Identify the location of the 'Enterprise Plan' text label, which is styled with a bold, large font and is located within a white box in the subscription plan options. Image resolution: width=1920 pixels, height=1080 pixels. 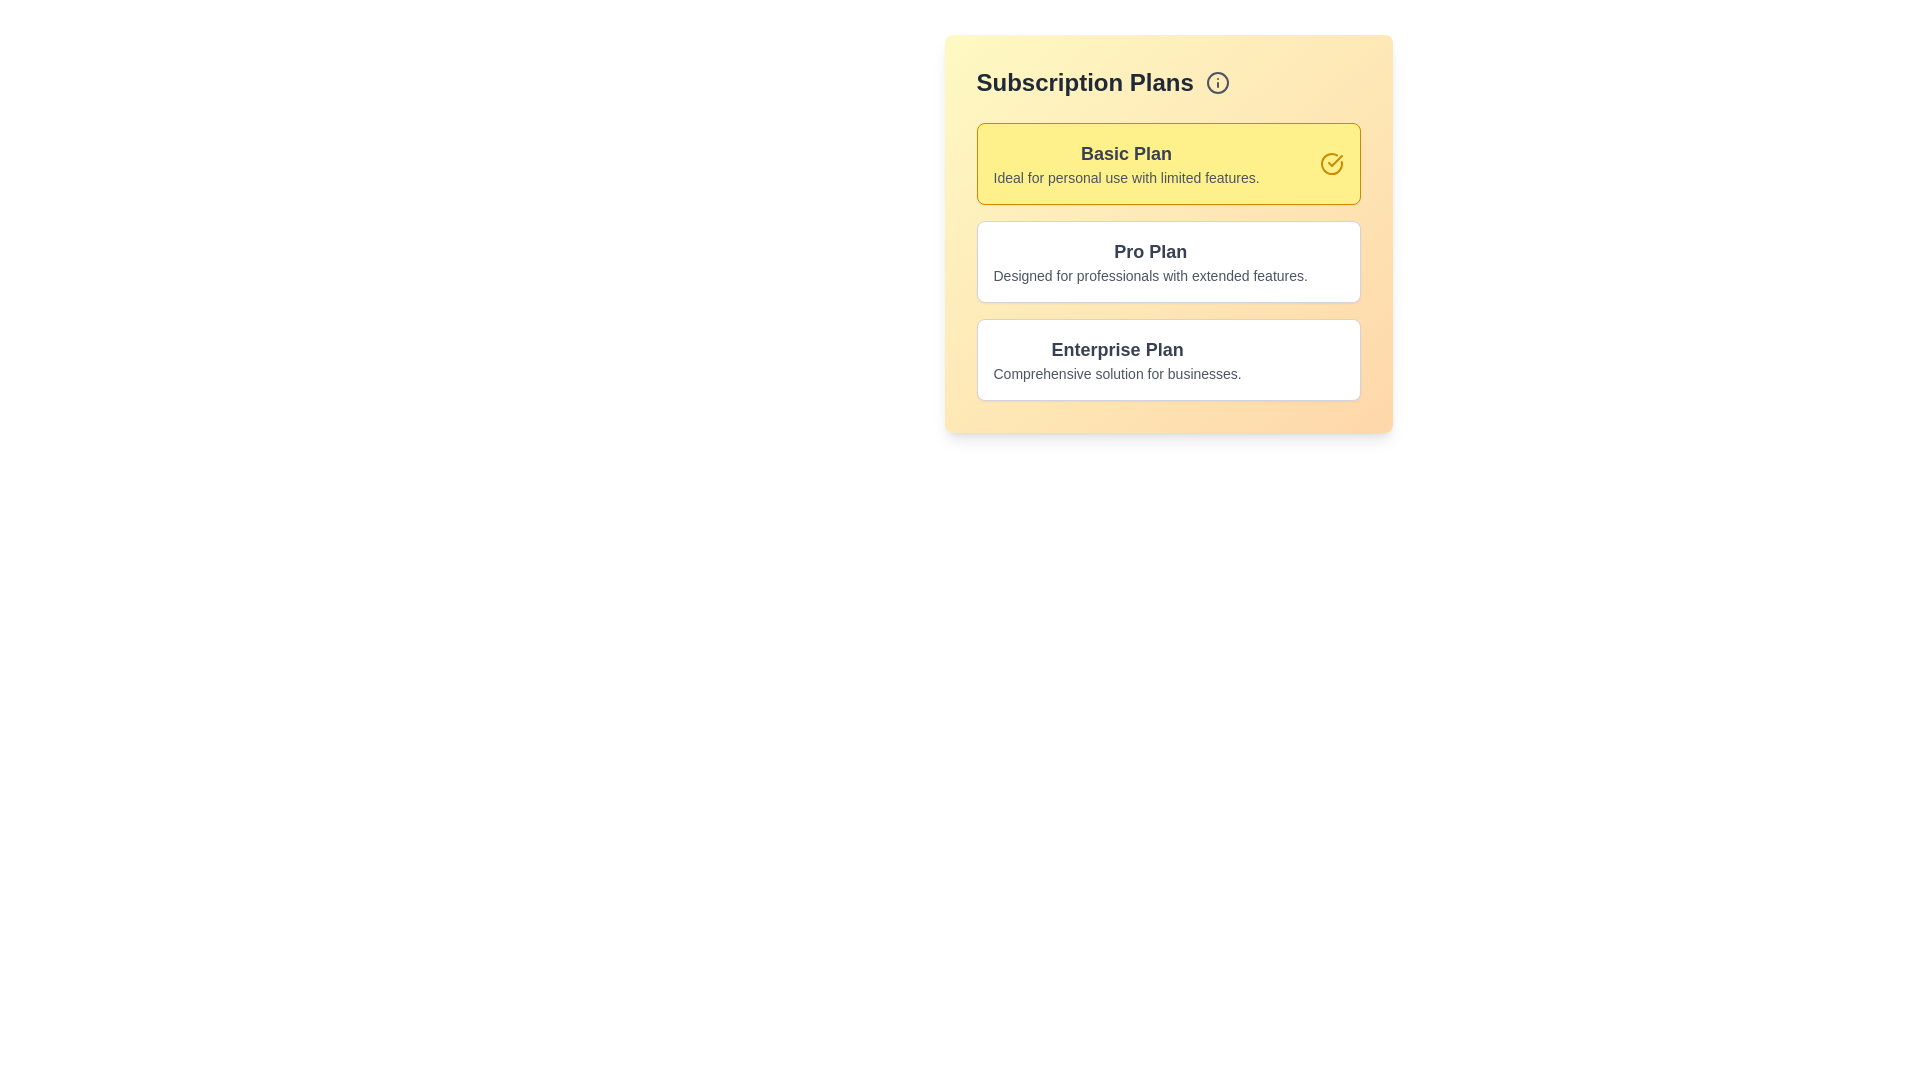
(1116, 349).